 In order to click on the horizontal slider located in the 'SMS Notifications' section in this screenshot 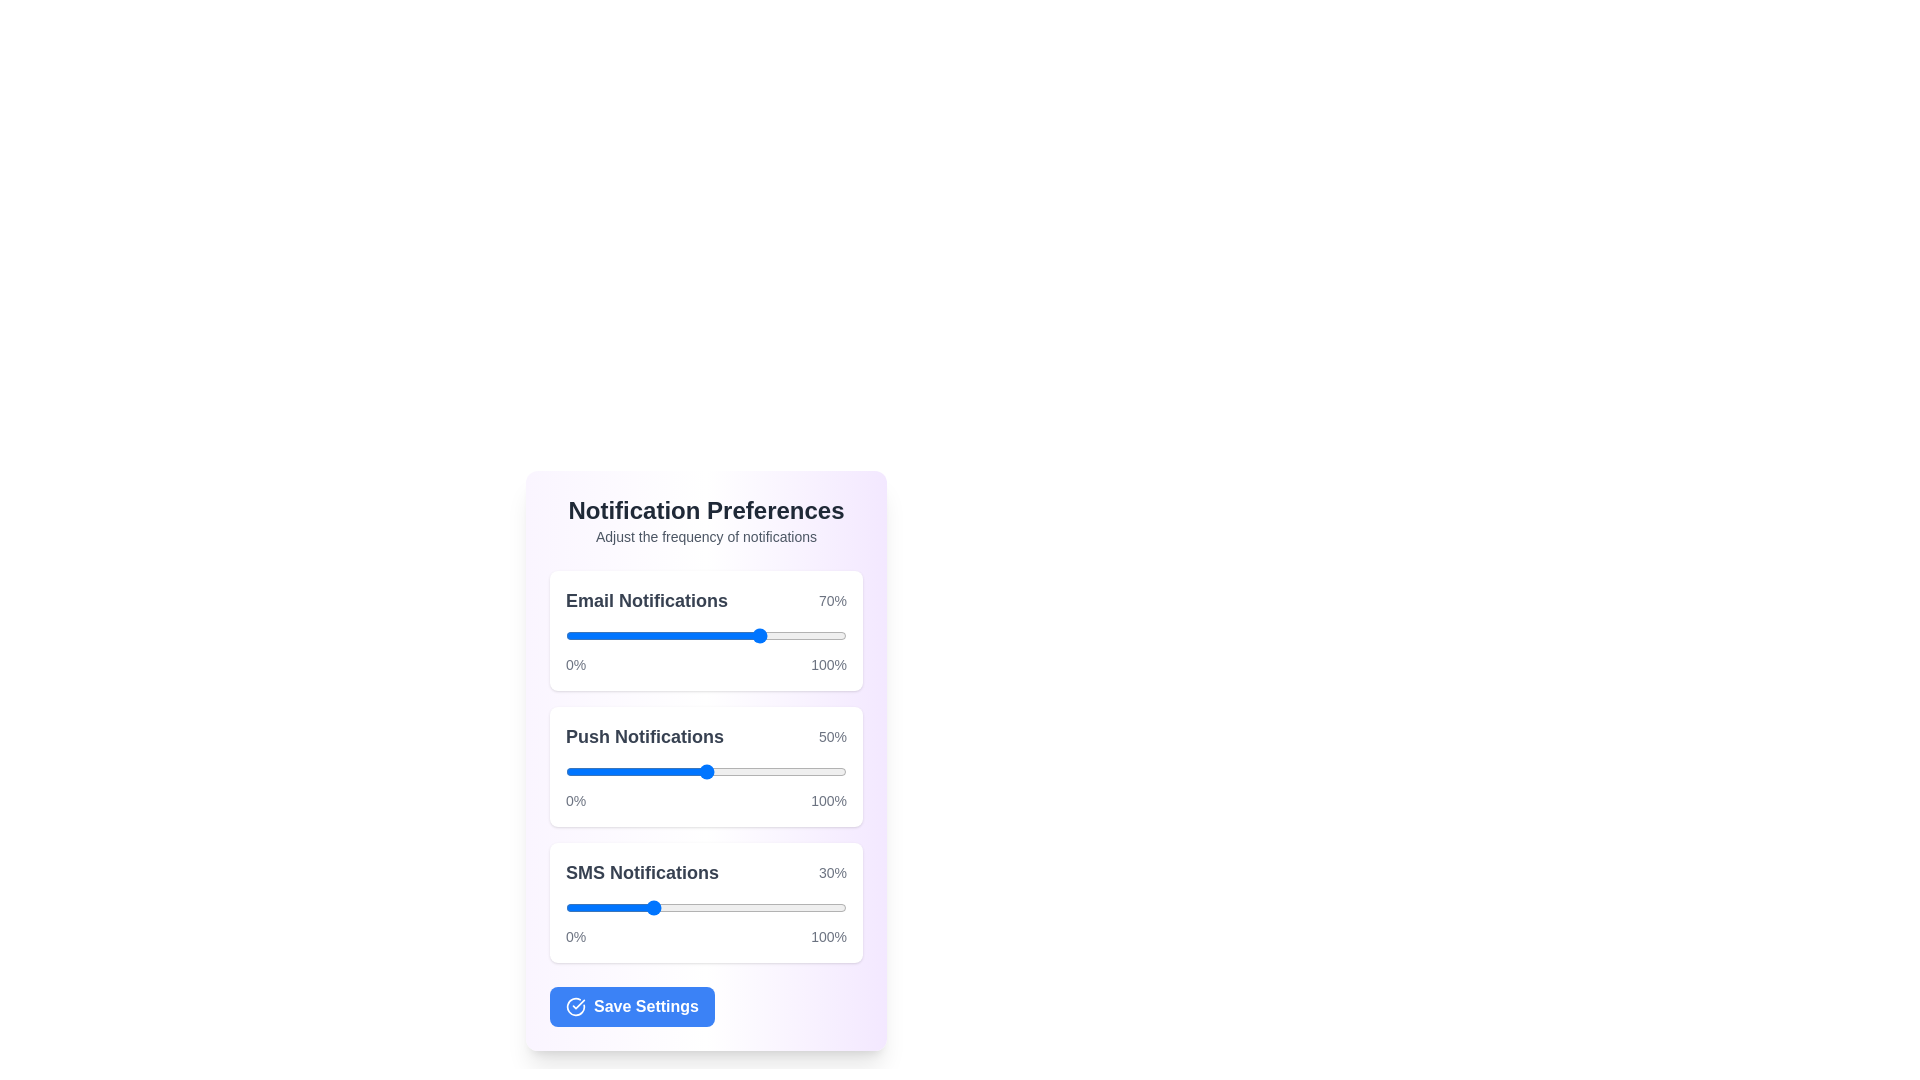, I will do `click(706, 907)`.